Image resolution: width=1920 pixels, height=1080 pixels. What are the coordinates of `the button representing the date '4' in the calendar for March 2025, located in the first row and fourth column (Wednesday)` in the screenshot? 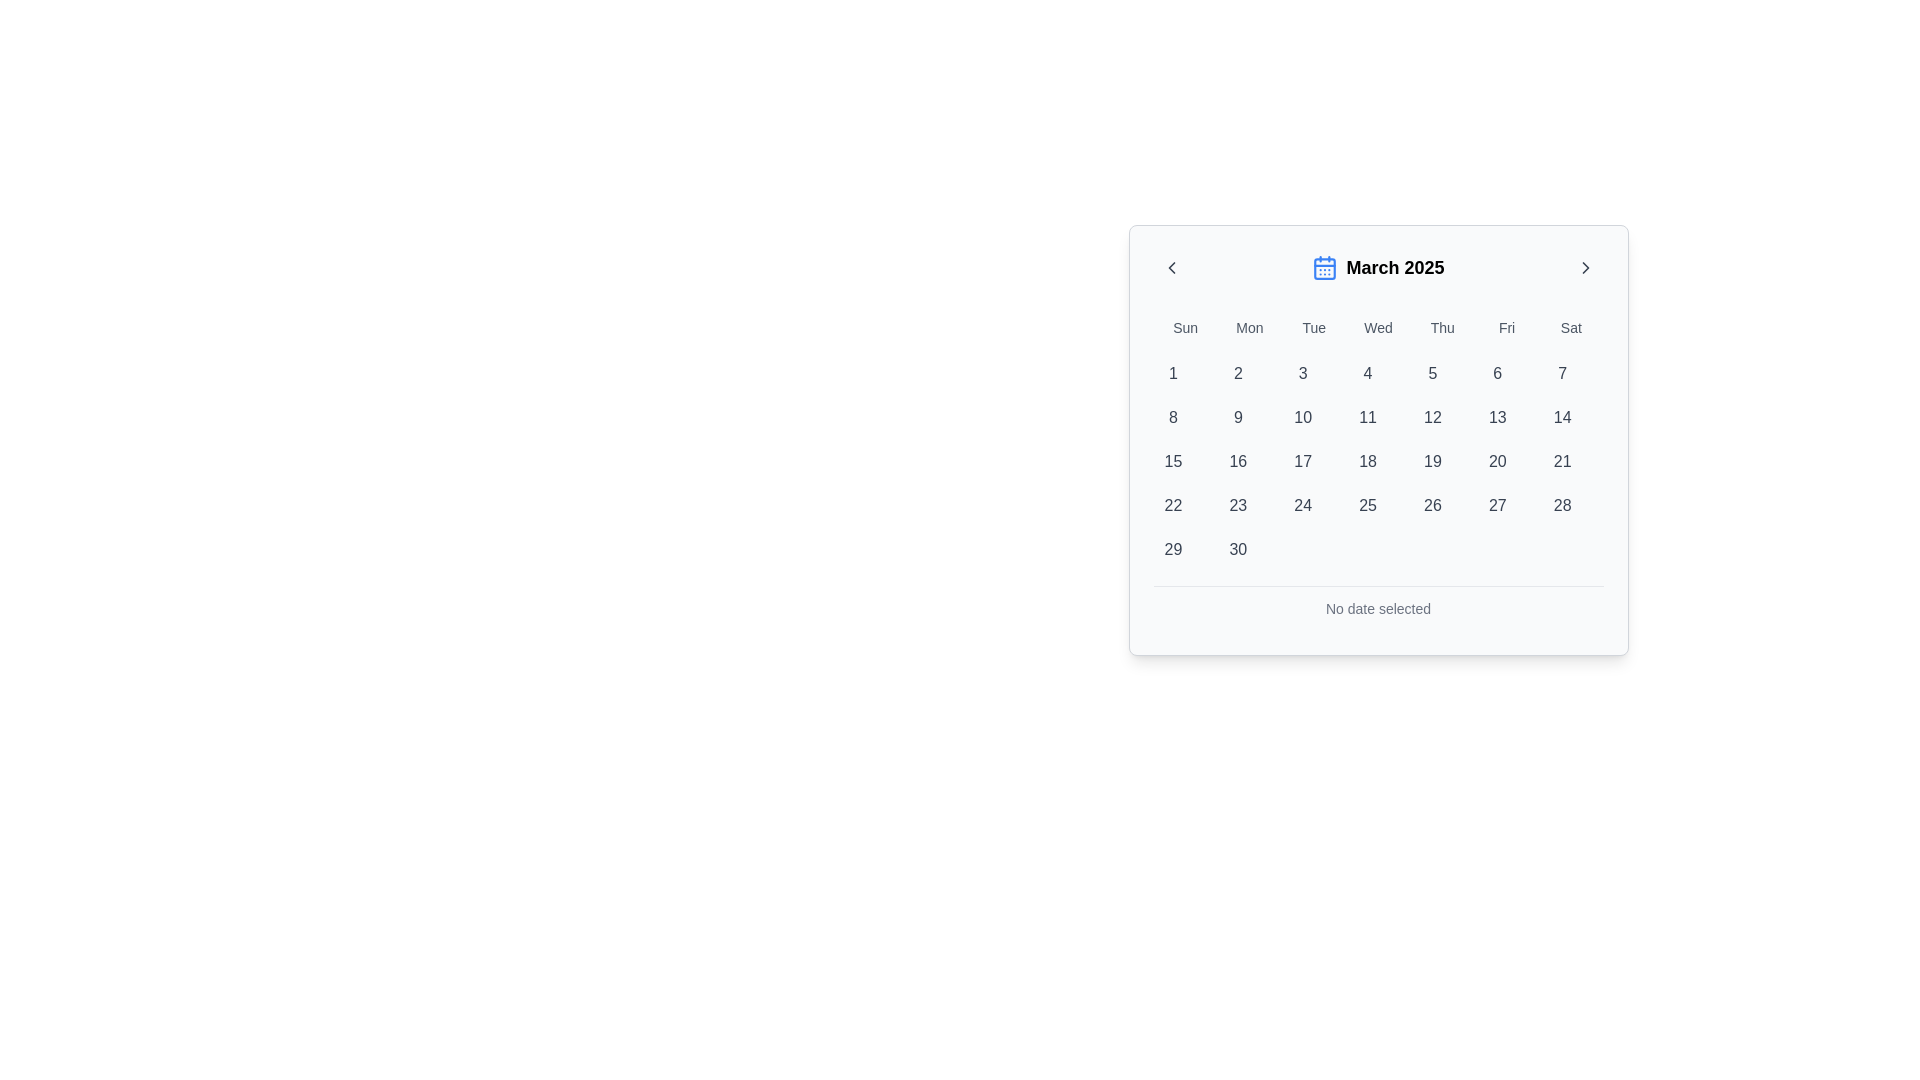 It's located at (1367, 374).